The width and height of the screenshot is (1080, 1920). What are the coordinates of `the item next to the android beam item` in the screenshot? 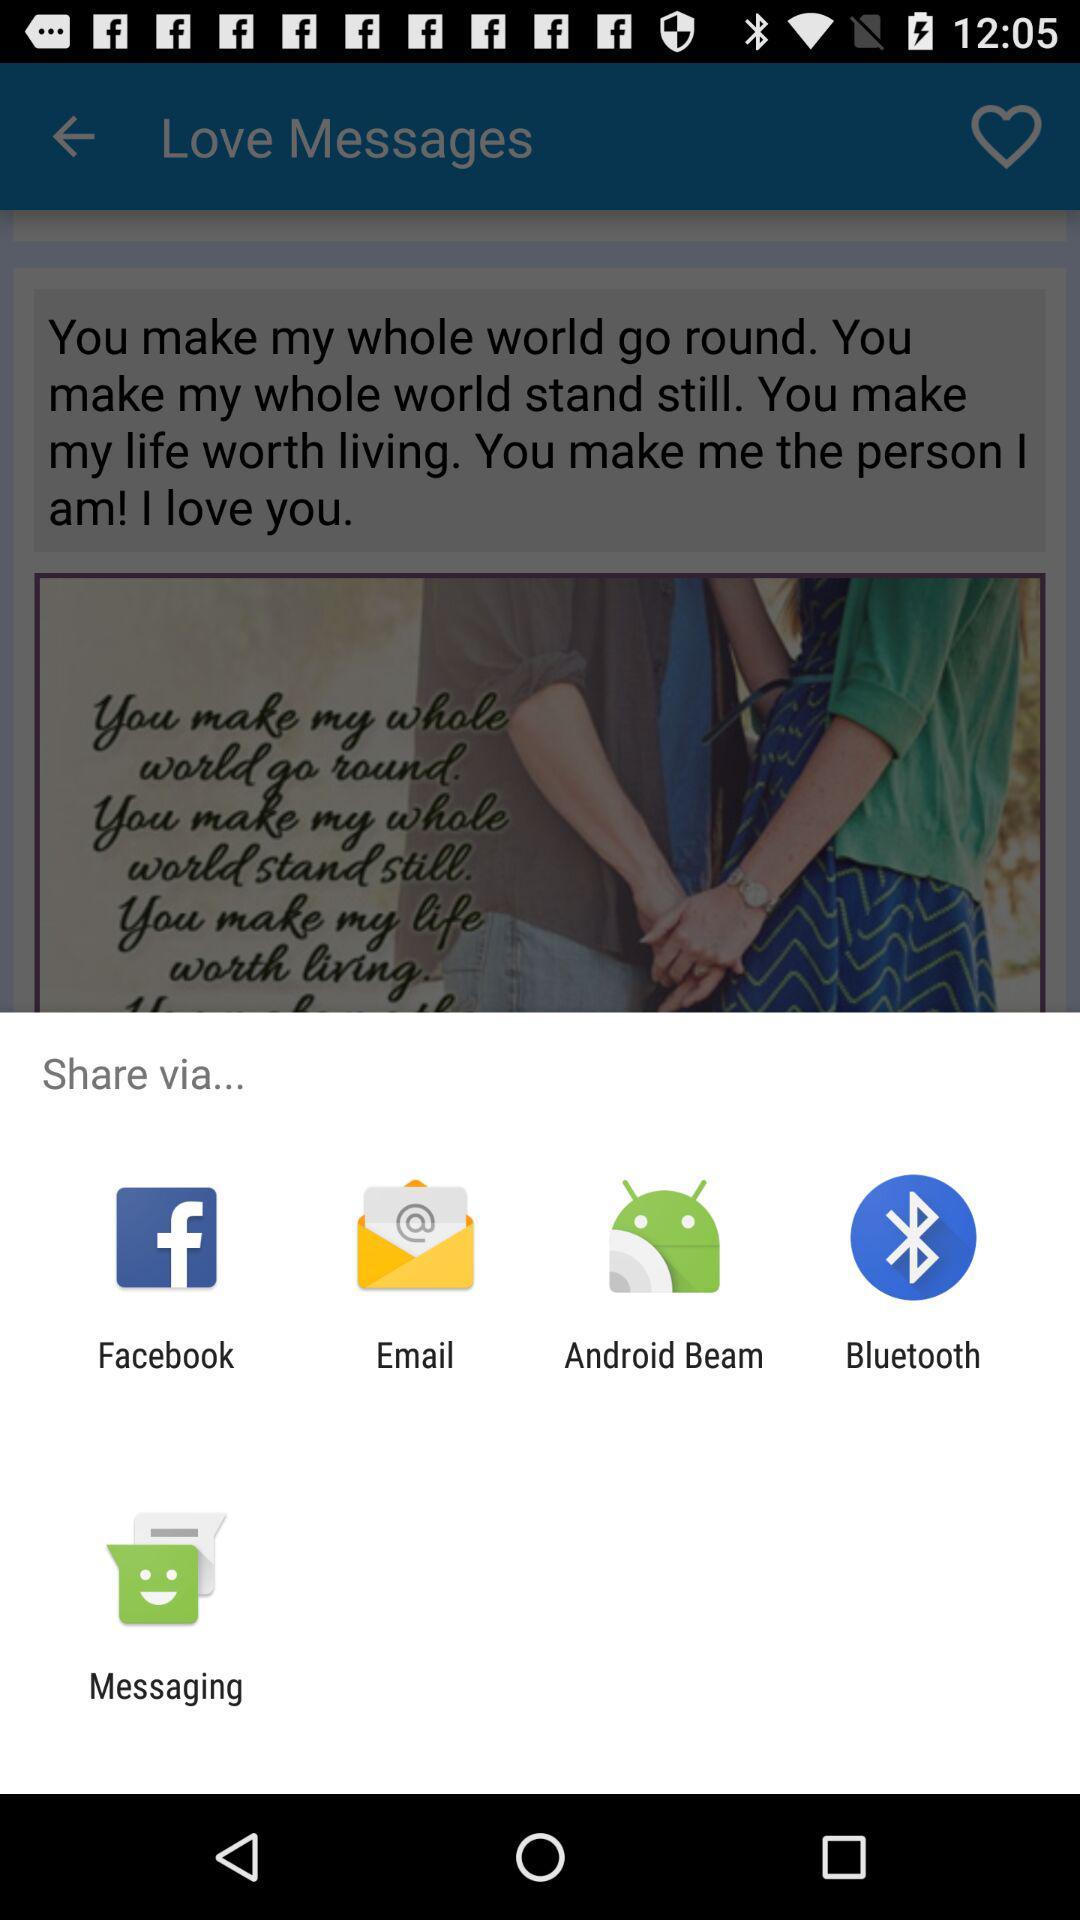 It's located at (913, 1374).